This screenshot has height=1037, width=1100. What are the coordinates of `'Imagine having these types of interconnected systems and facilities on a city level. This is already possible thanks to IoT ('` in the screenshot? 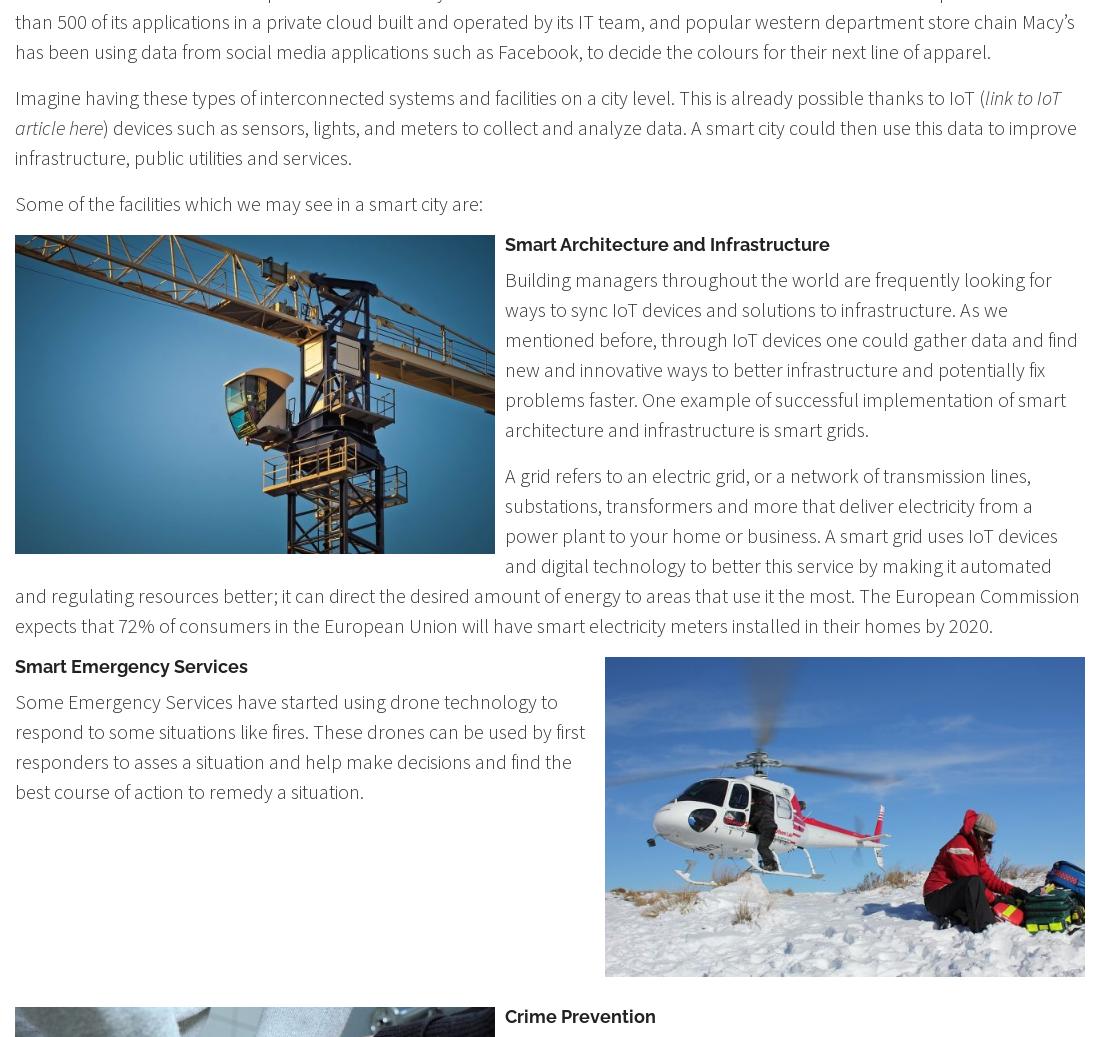 It's located at (499, 96).